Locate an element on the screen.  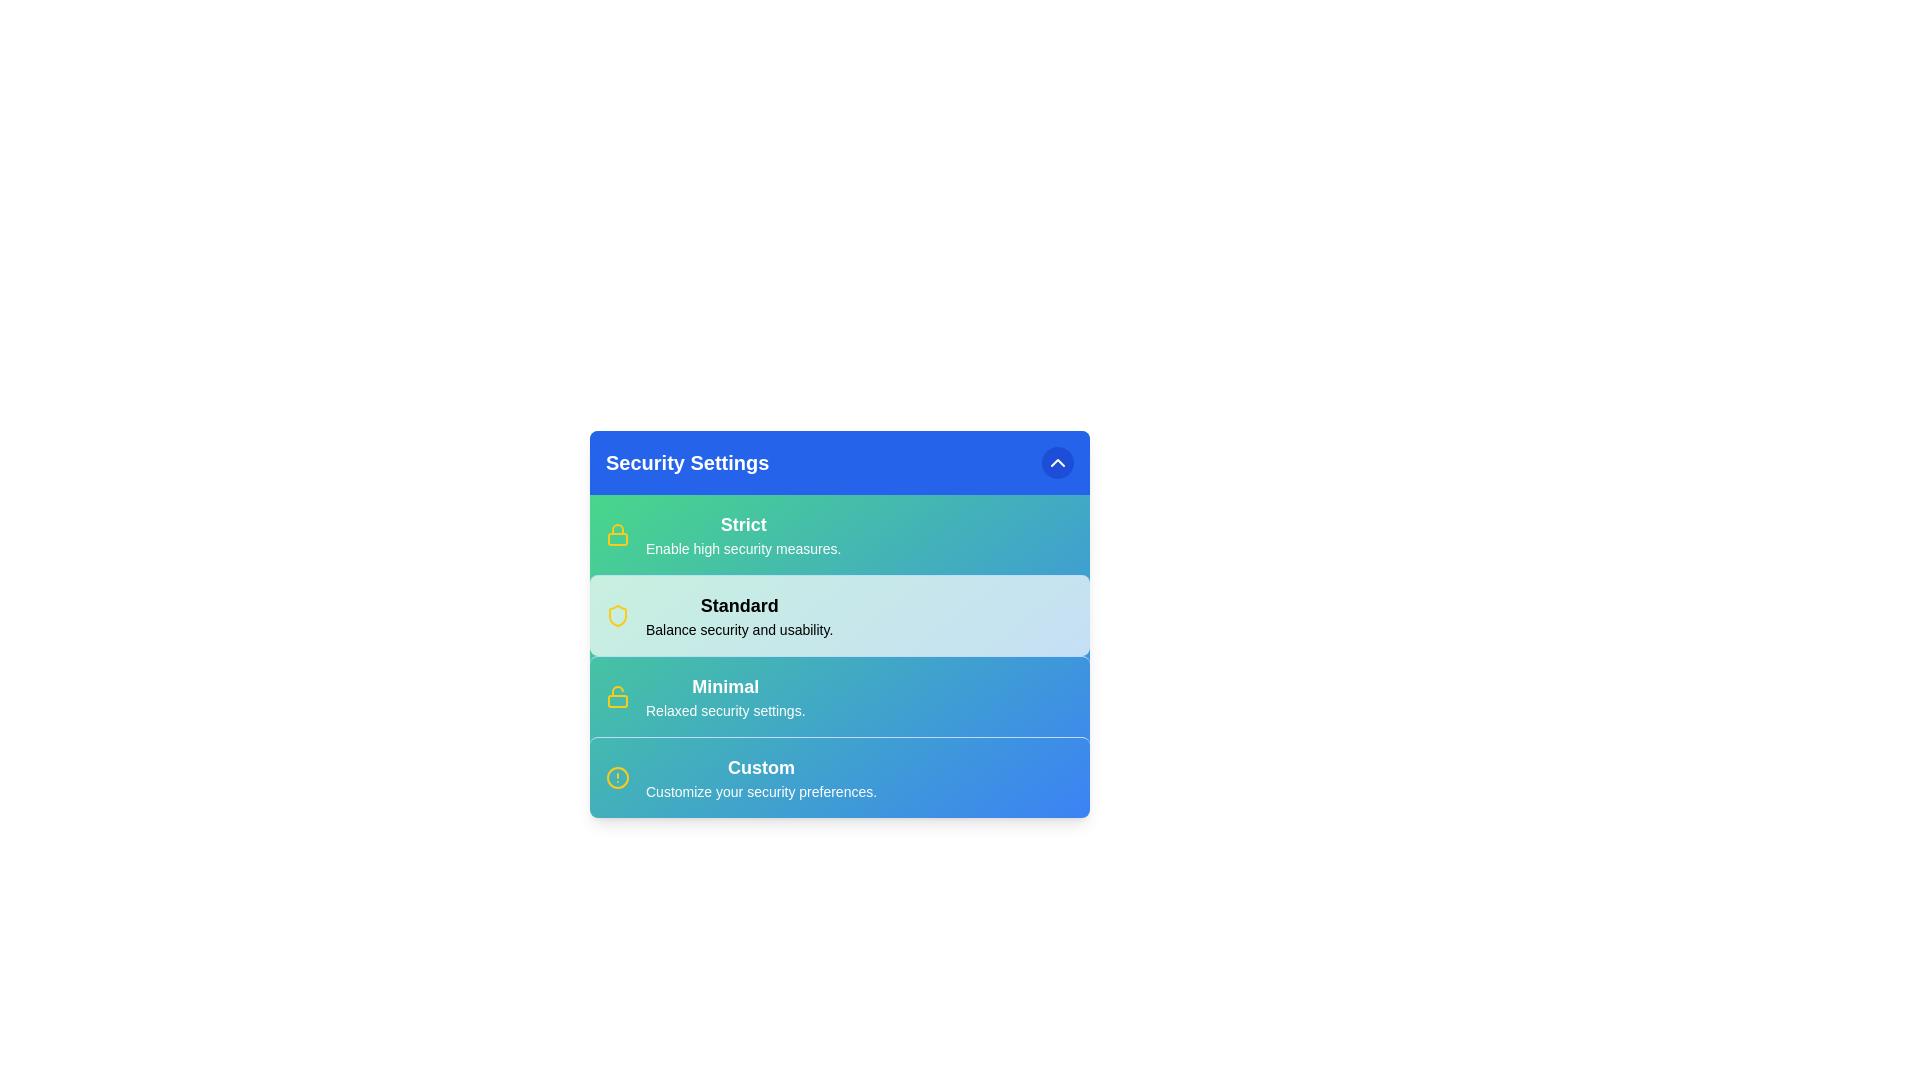
the security option Strict from the menu is located at coordinates (742, 534).